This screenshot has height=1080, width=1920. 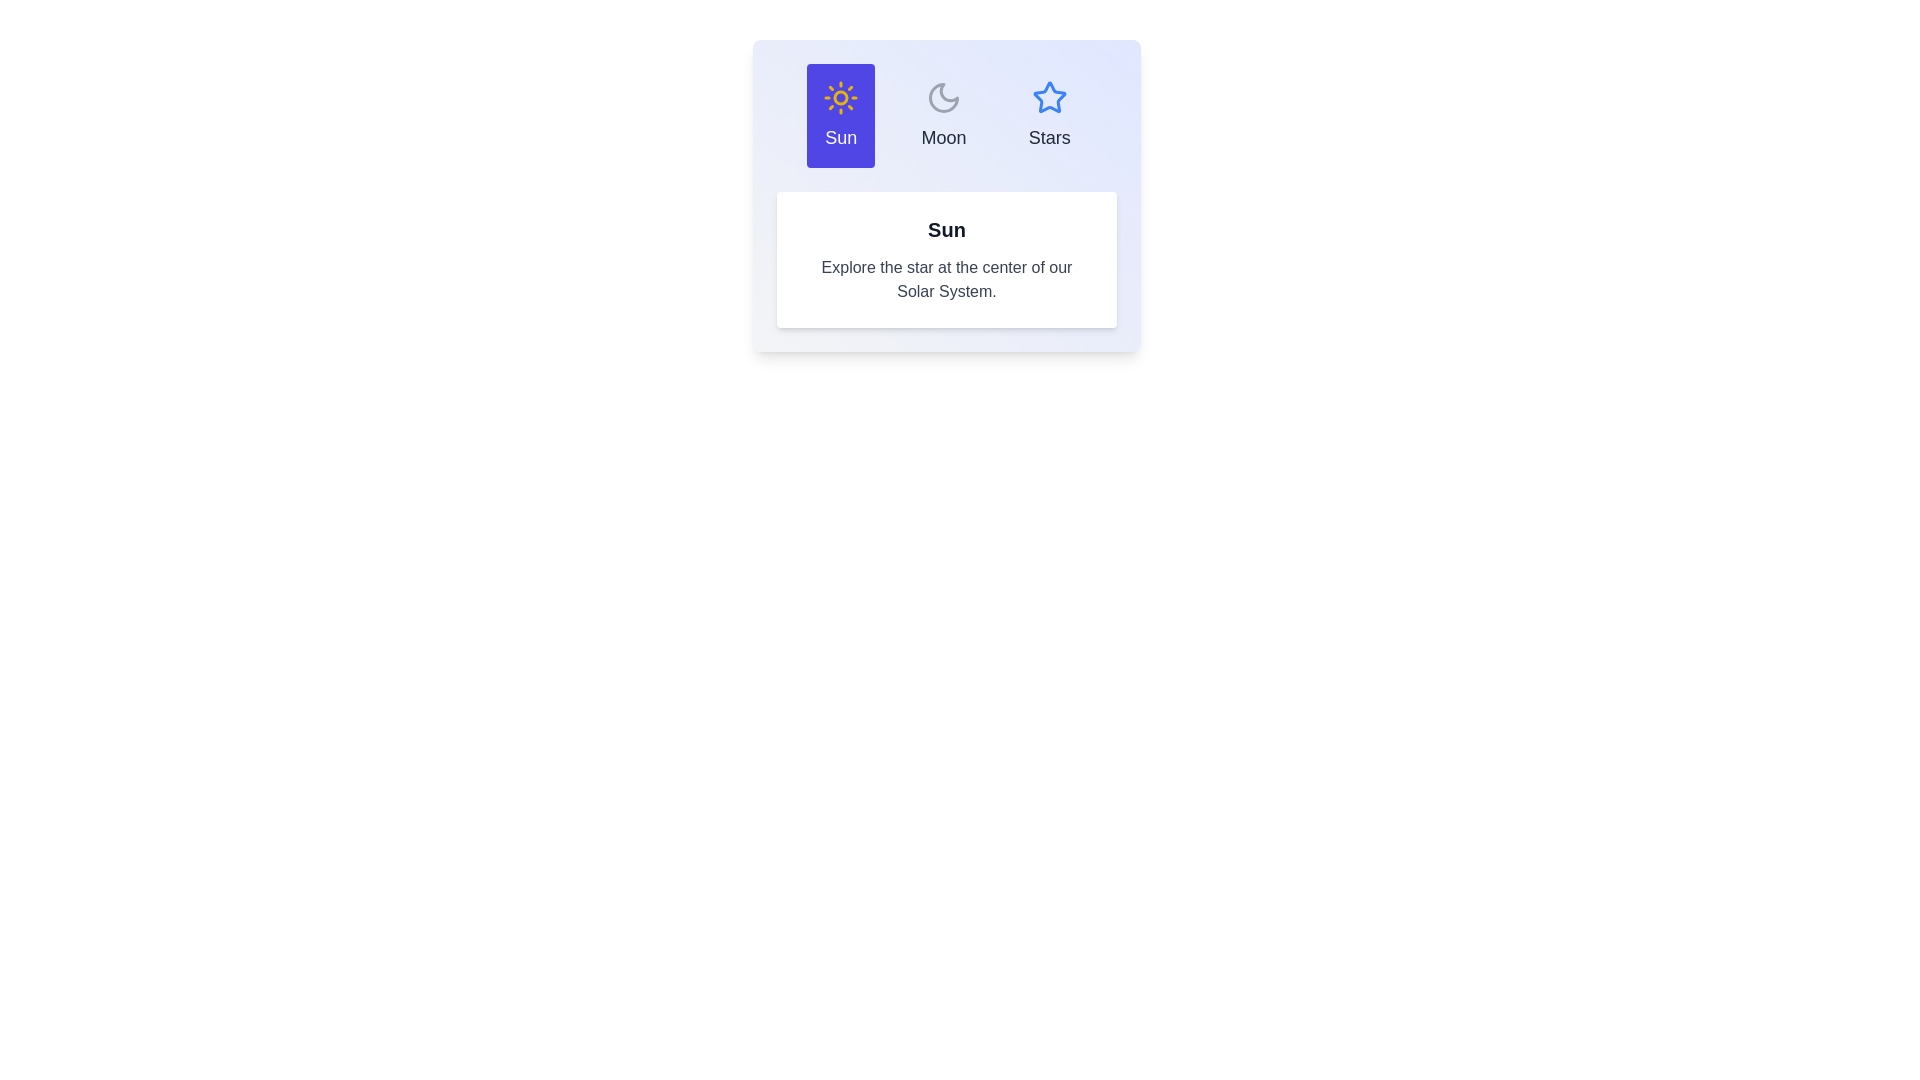 I want to click on the tab corresponding to Stars to view its associated information, so click(x=1048, y=115).